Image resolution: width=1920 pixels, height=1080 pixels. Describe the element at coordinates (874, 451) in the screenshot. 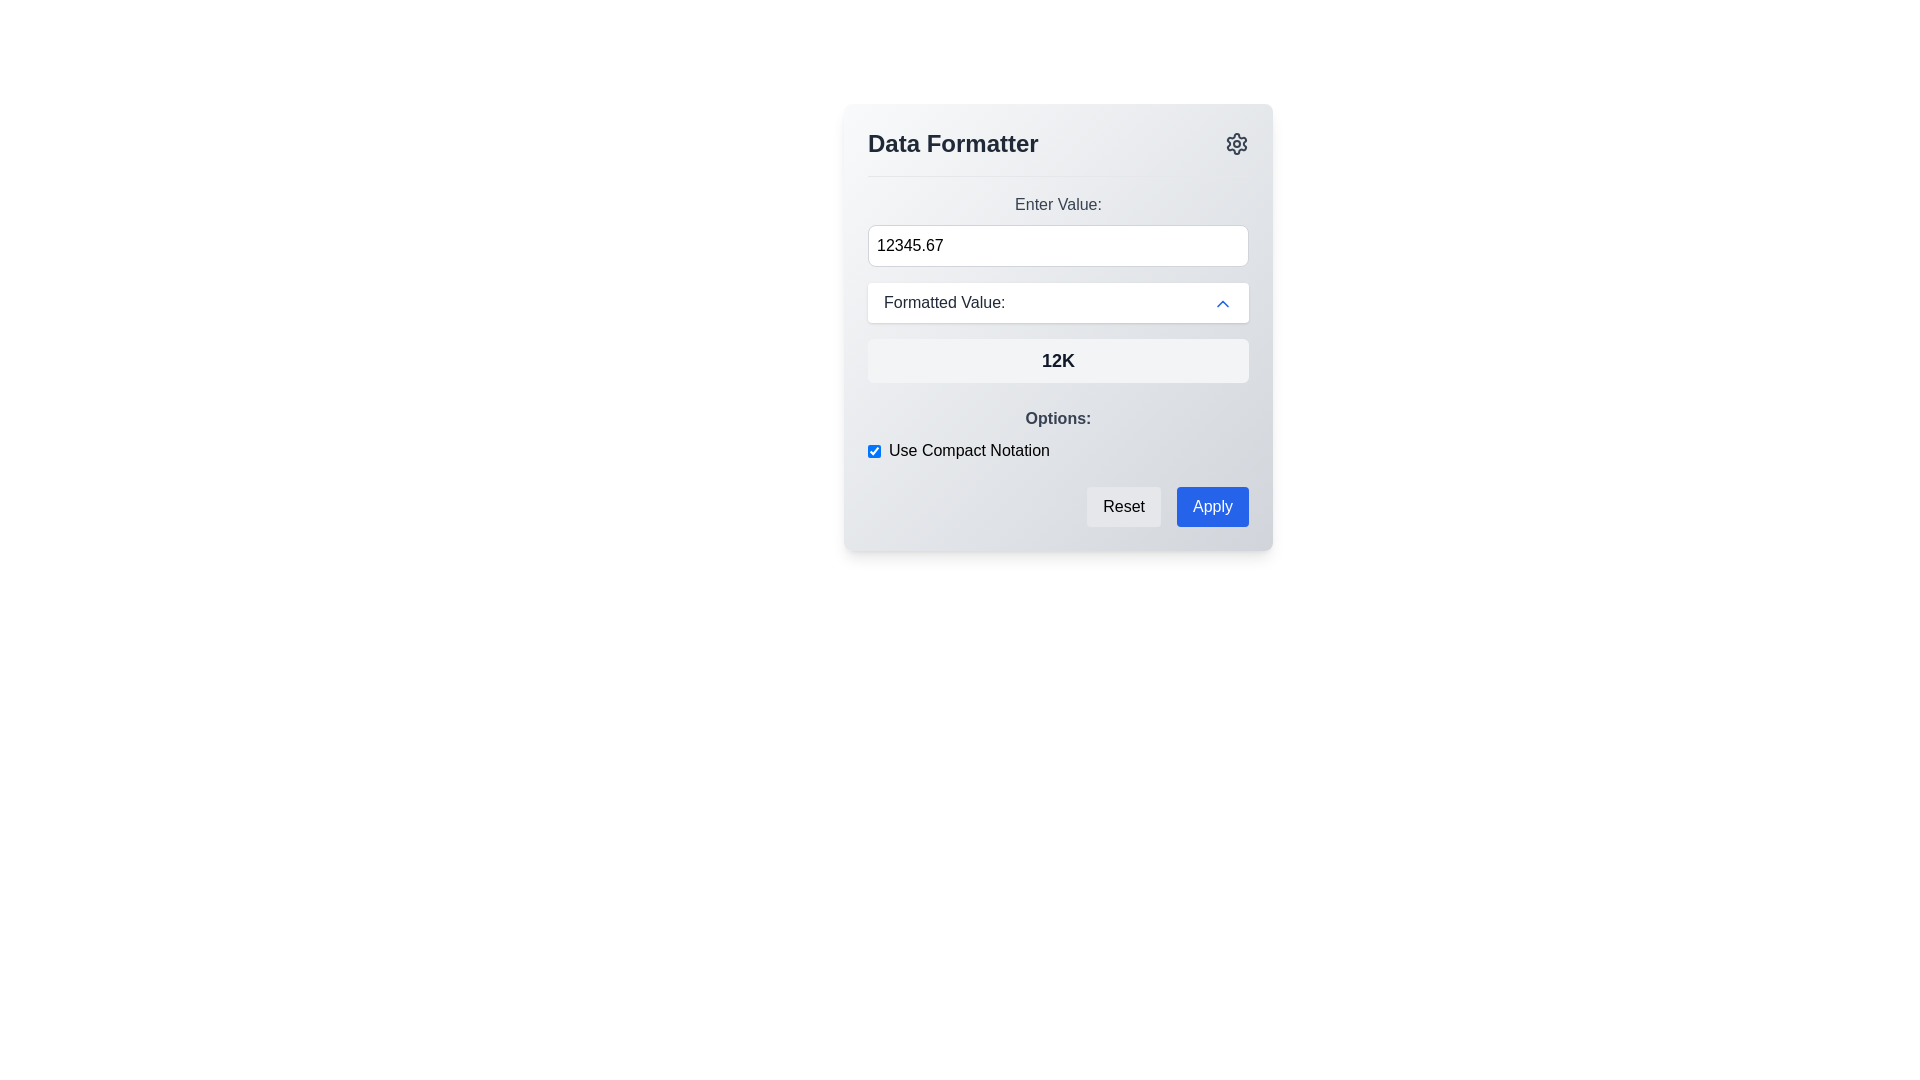

I see `the checkbox with a blue checkmark located to the left of the label 'Use Compact Notation' in the 'Options' section` at that location.